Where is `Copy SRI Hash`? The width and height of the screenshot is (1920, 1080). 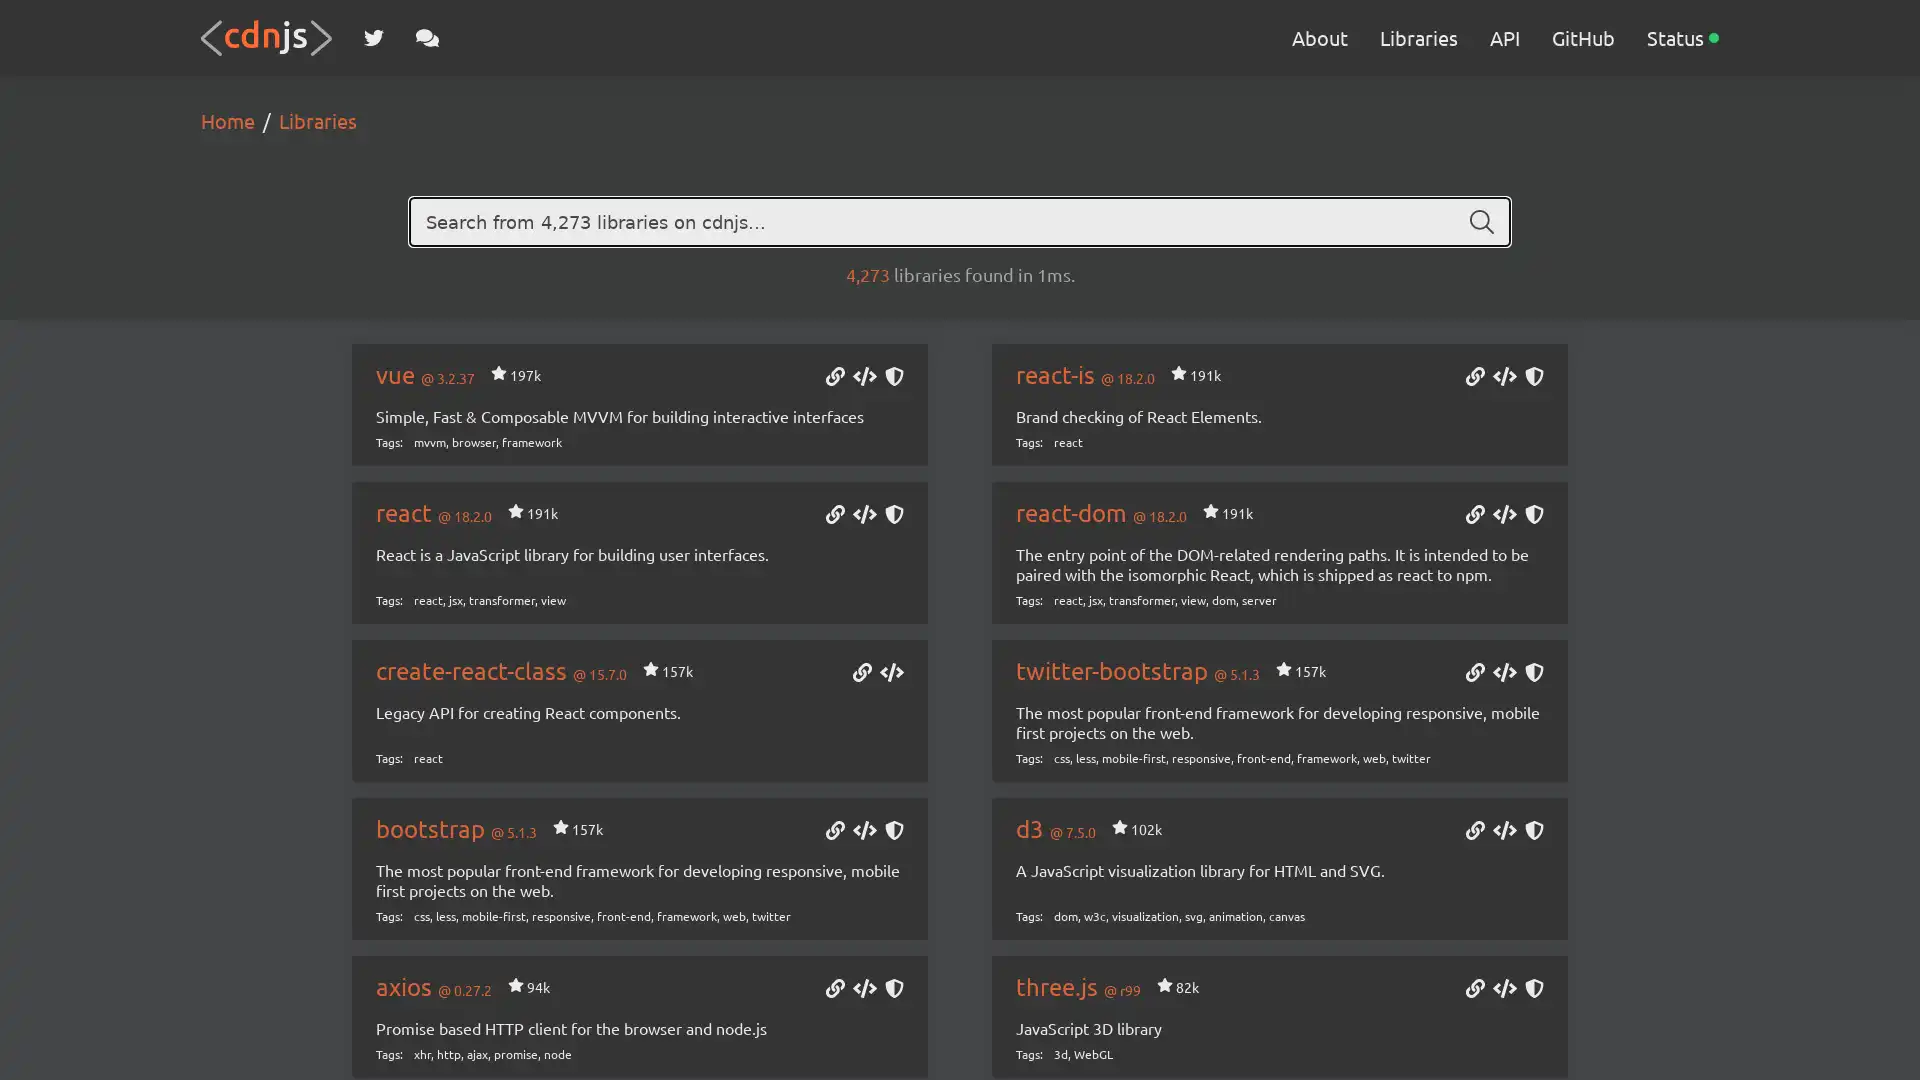
Copy SRI Hash is located at coordinates (892, 990).